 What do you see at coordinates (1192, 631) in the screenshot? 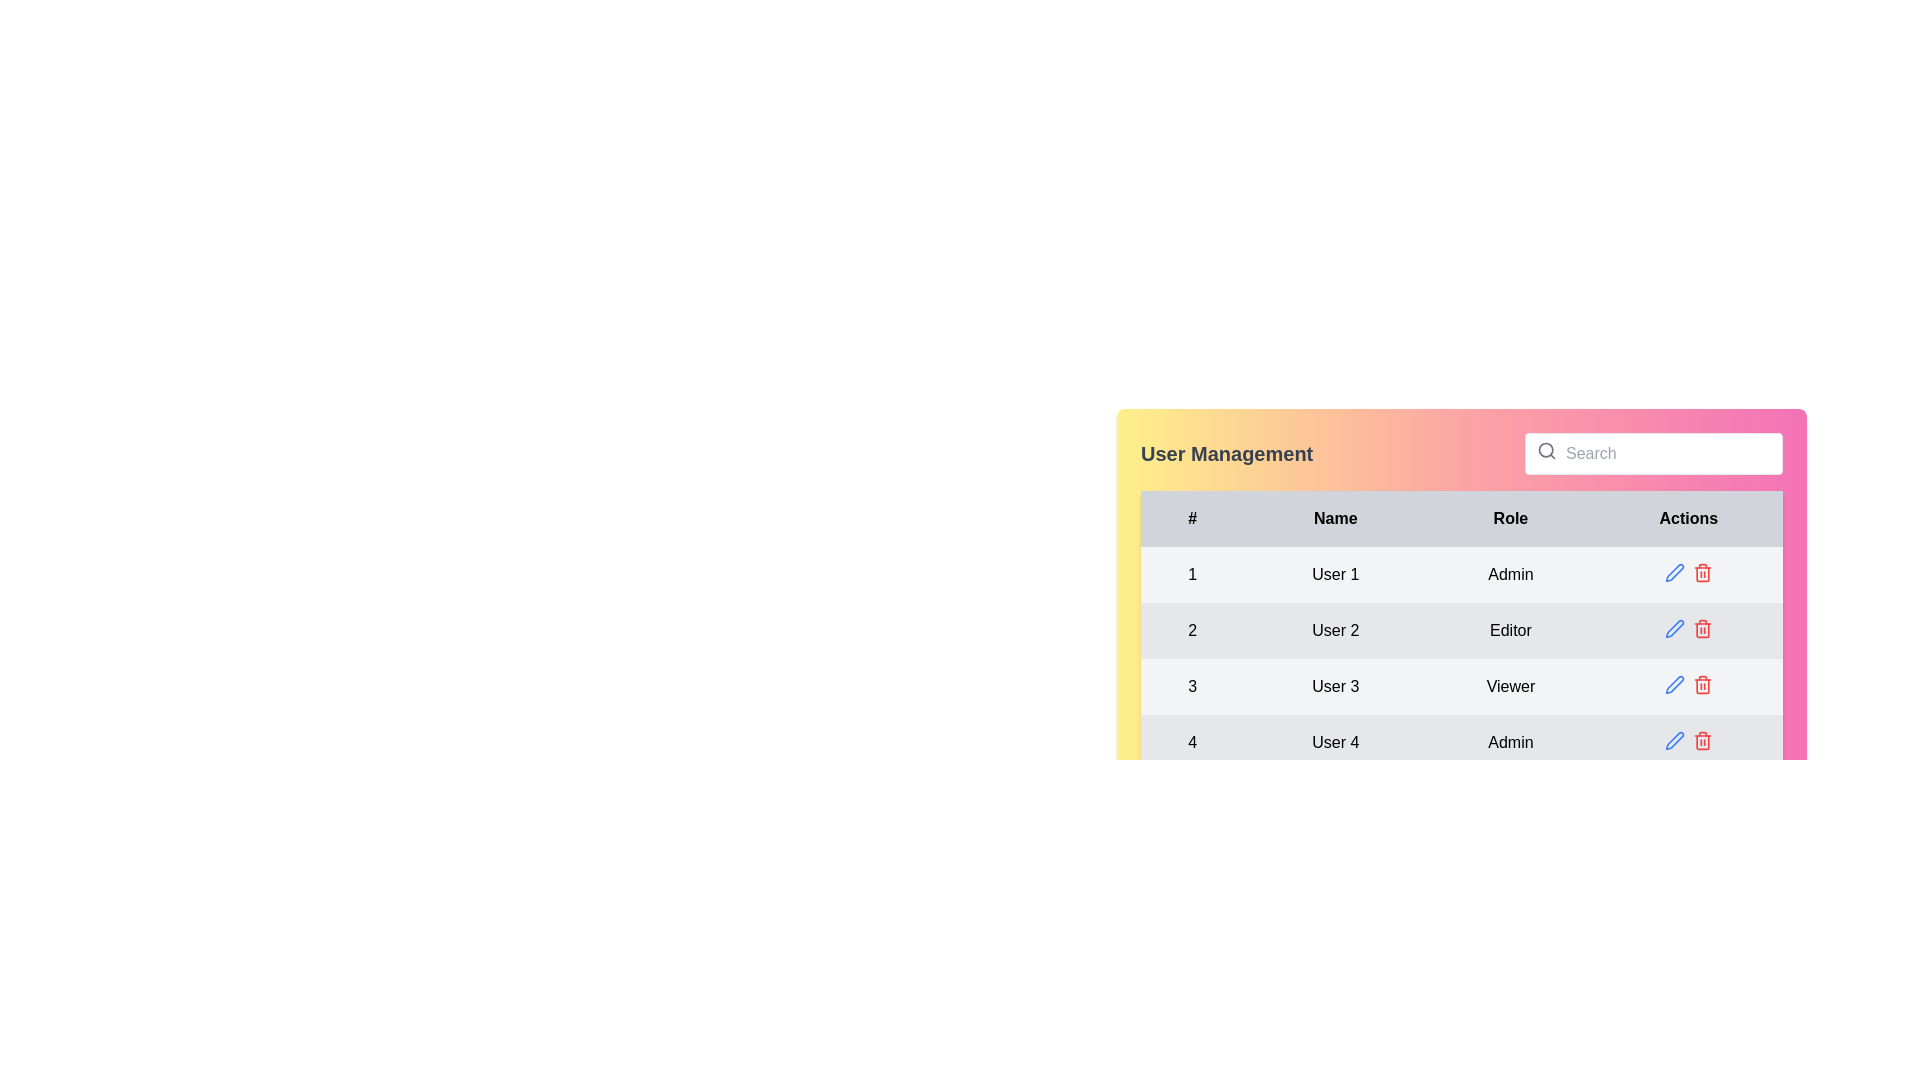
I see `the static text element that serves as the row index for the second entry in the user management table, located in the second row under the '#' header, aligning horizontally with 'User 2' and 'Editor'` at bounding box center [1192, 631].